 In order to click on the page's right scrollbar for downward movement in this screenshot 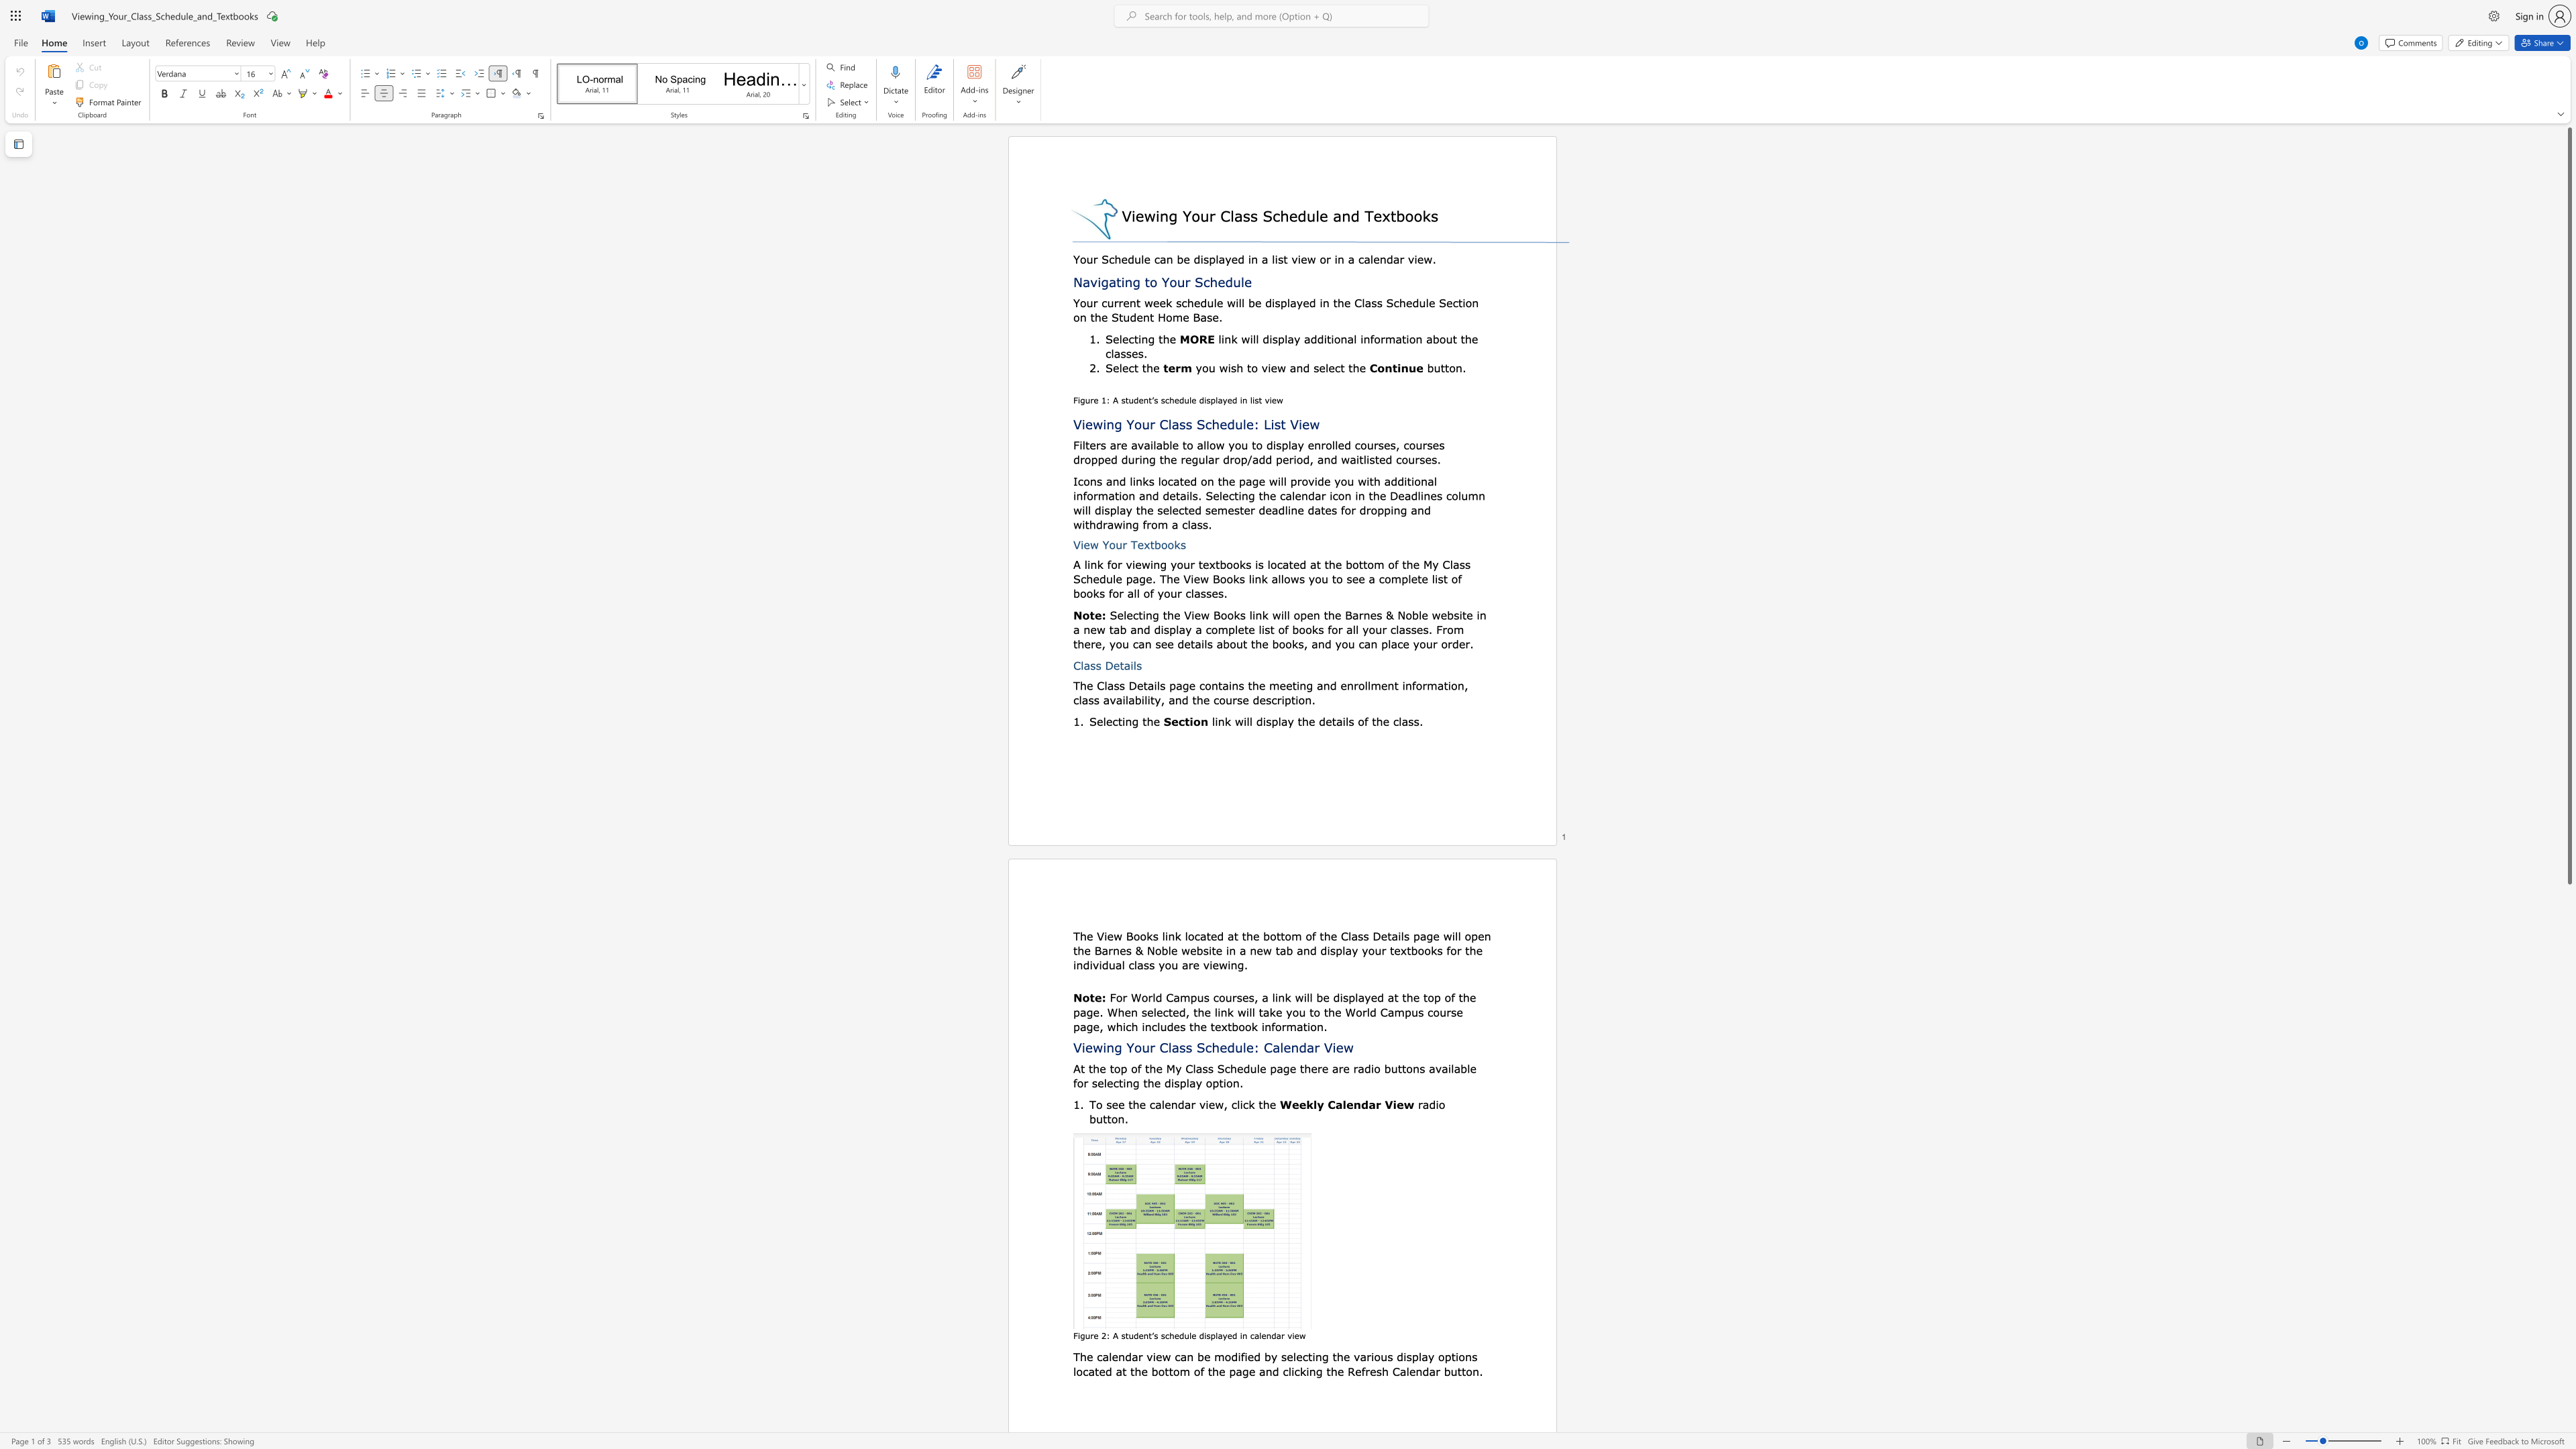, I will do `click(2568, 1428)`.